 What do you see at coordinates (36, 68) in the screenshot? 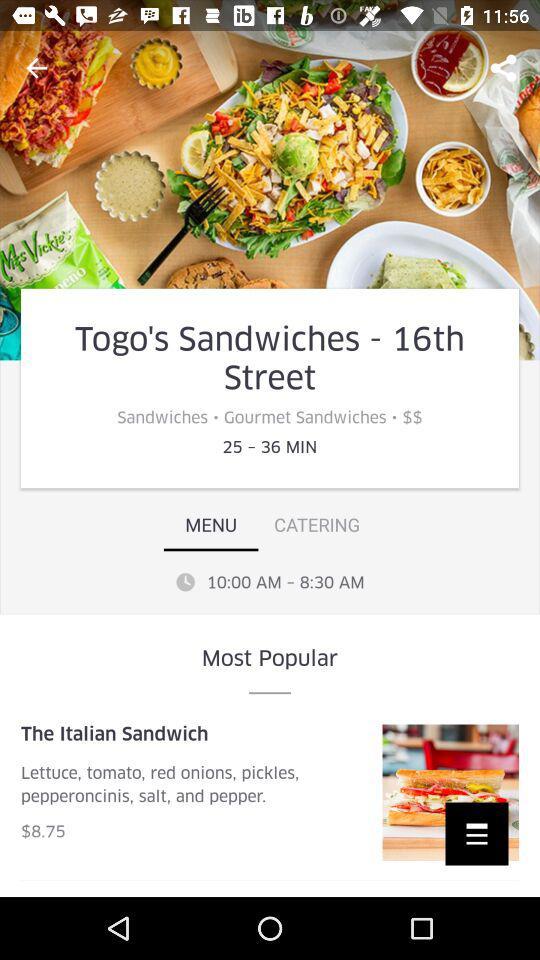
I see `the arrow_backward icon` at bounding box center [36, 68].